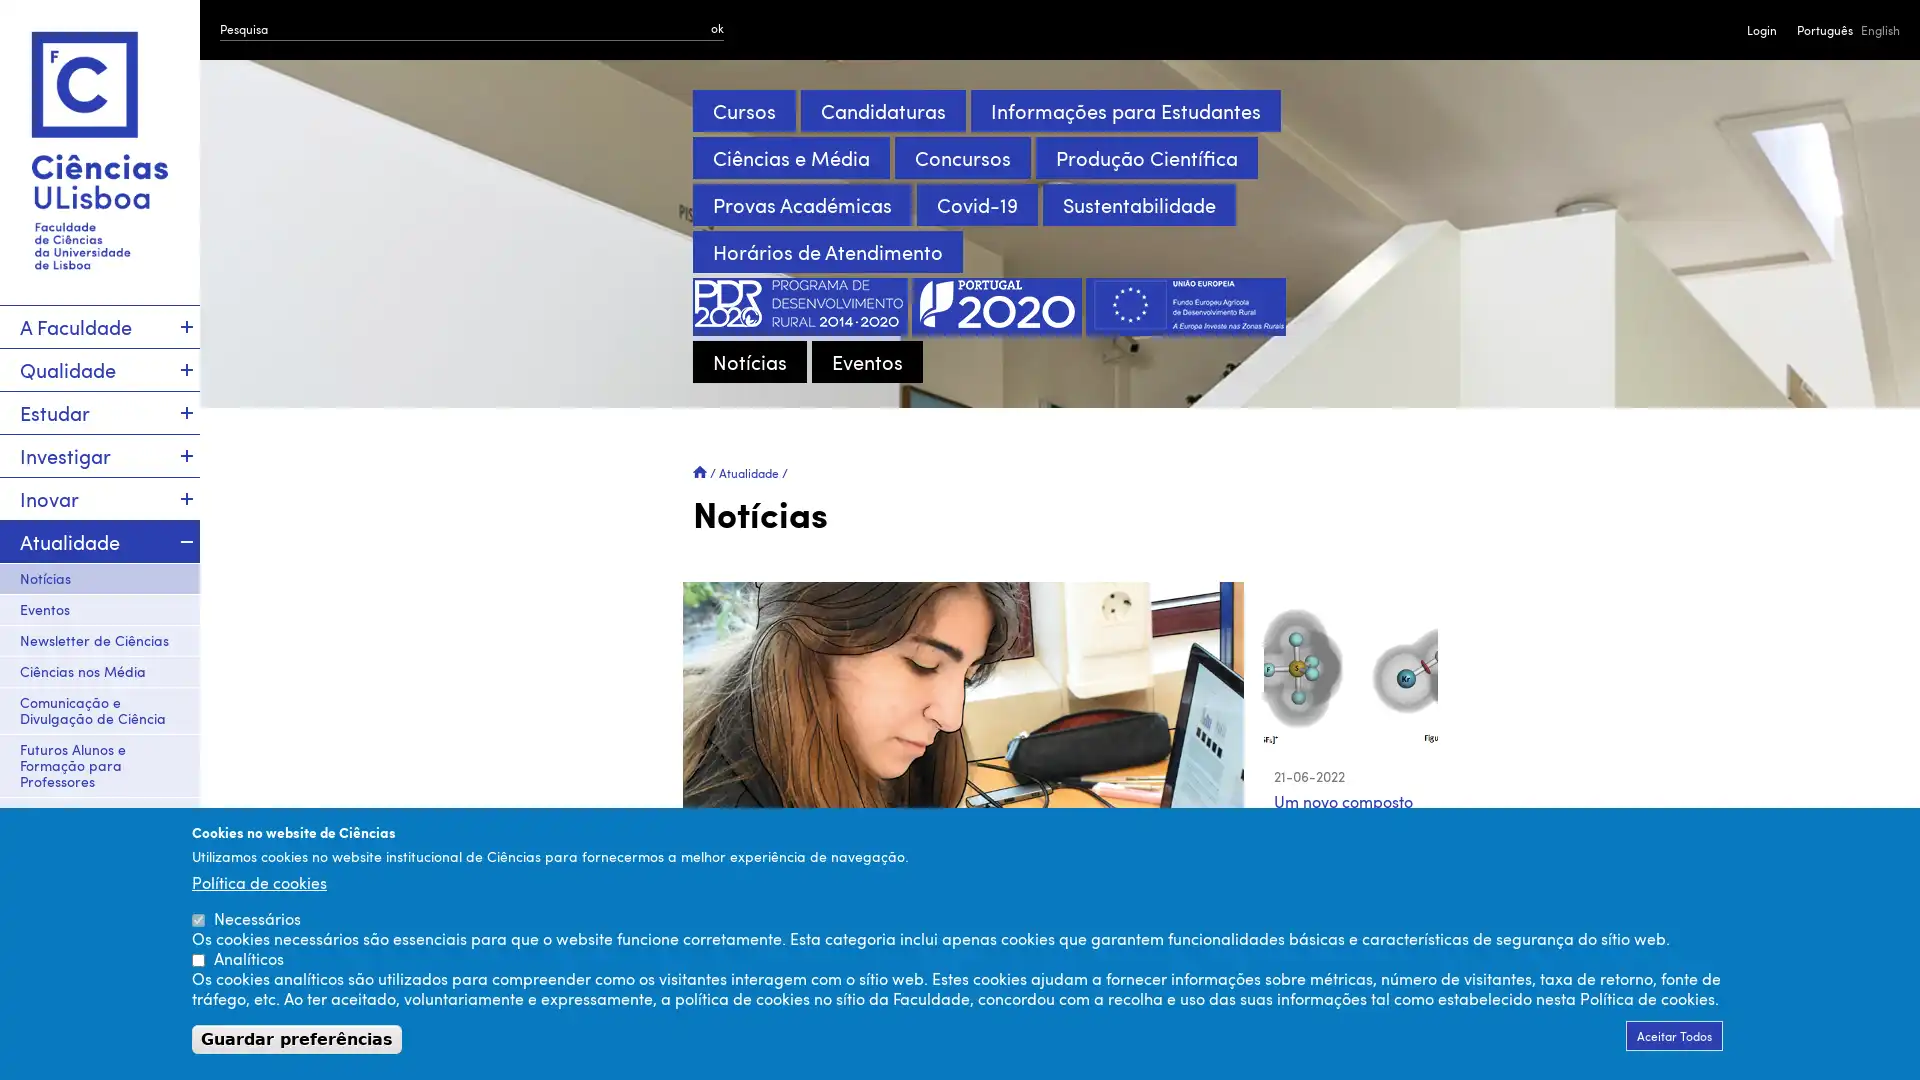 This screenshot has width=1920, height=1080. What do you see at coordinates (717, 27) in the screenshot?
I see `ok` at bounding box center [717, 27].